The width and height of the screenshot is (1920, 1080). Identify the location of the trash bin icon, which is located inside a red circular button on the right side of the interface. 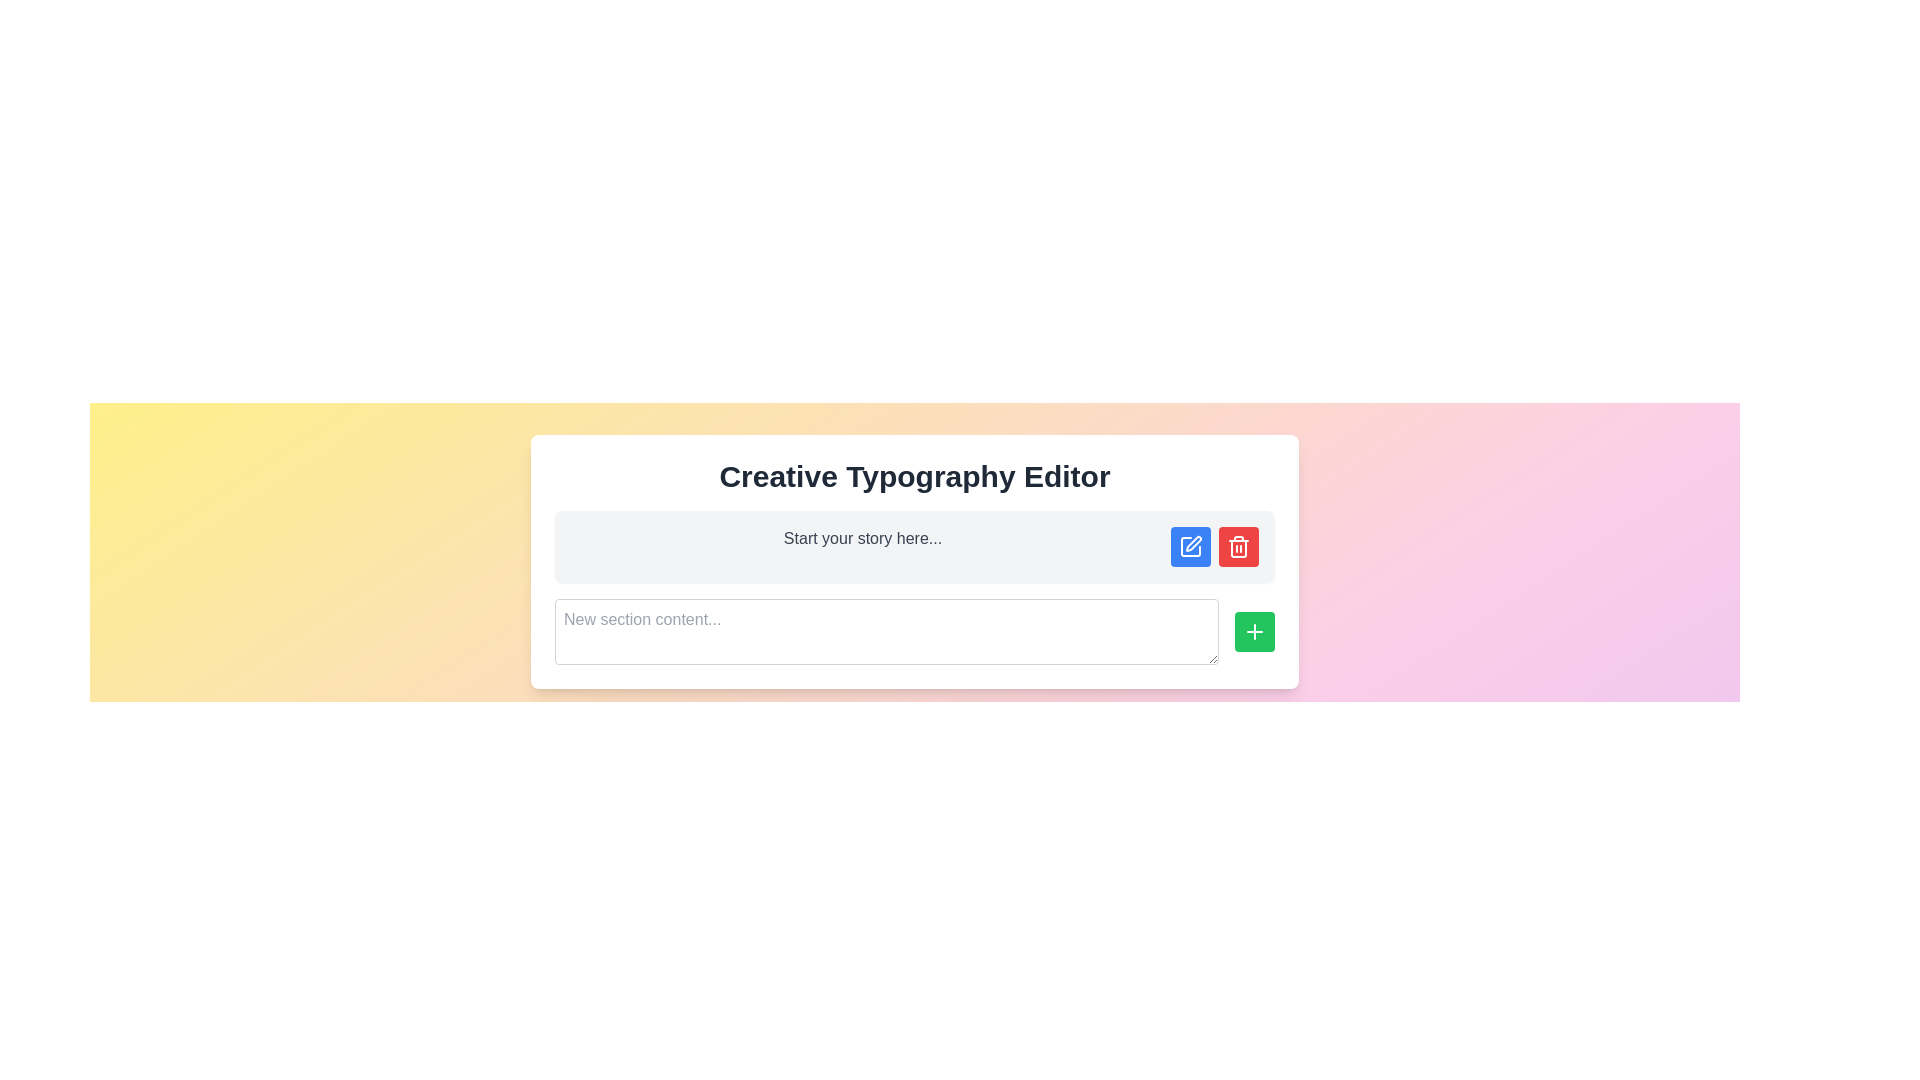
(1237, 547).